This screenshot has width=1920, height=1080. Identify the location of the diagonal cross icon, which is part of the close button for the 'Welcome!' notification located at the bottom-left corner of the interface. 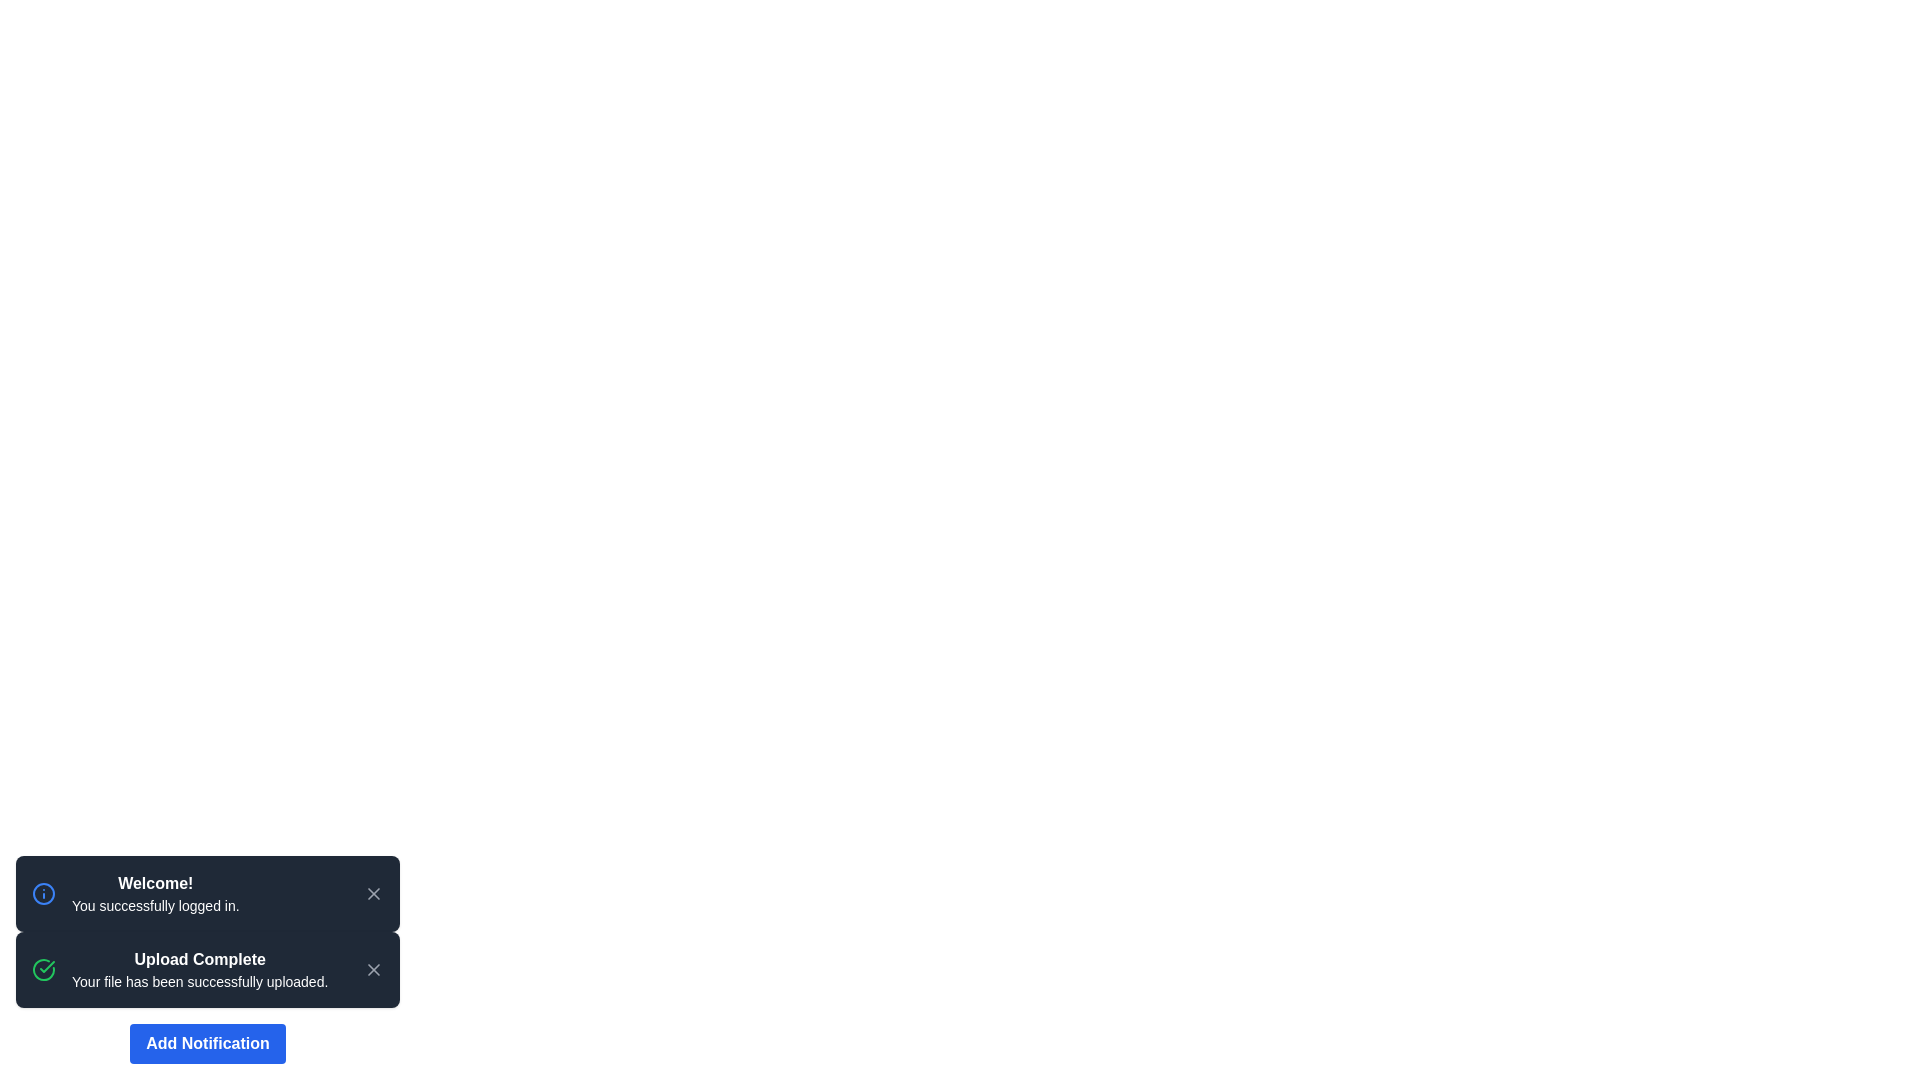
(374, 893).